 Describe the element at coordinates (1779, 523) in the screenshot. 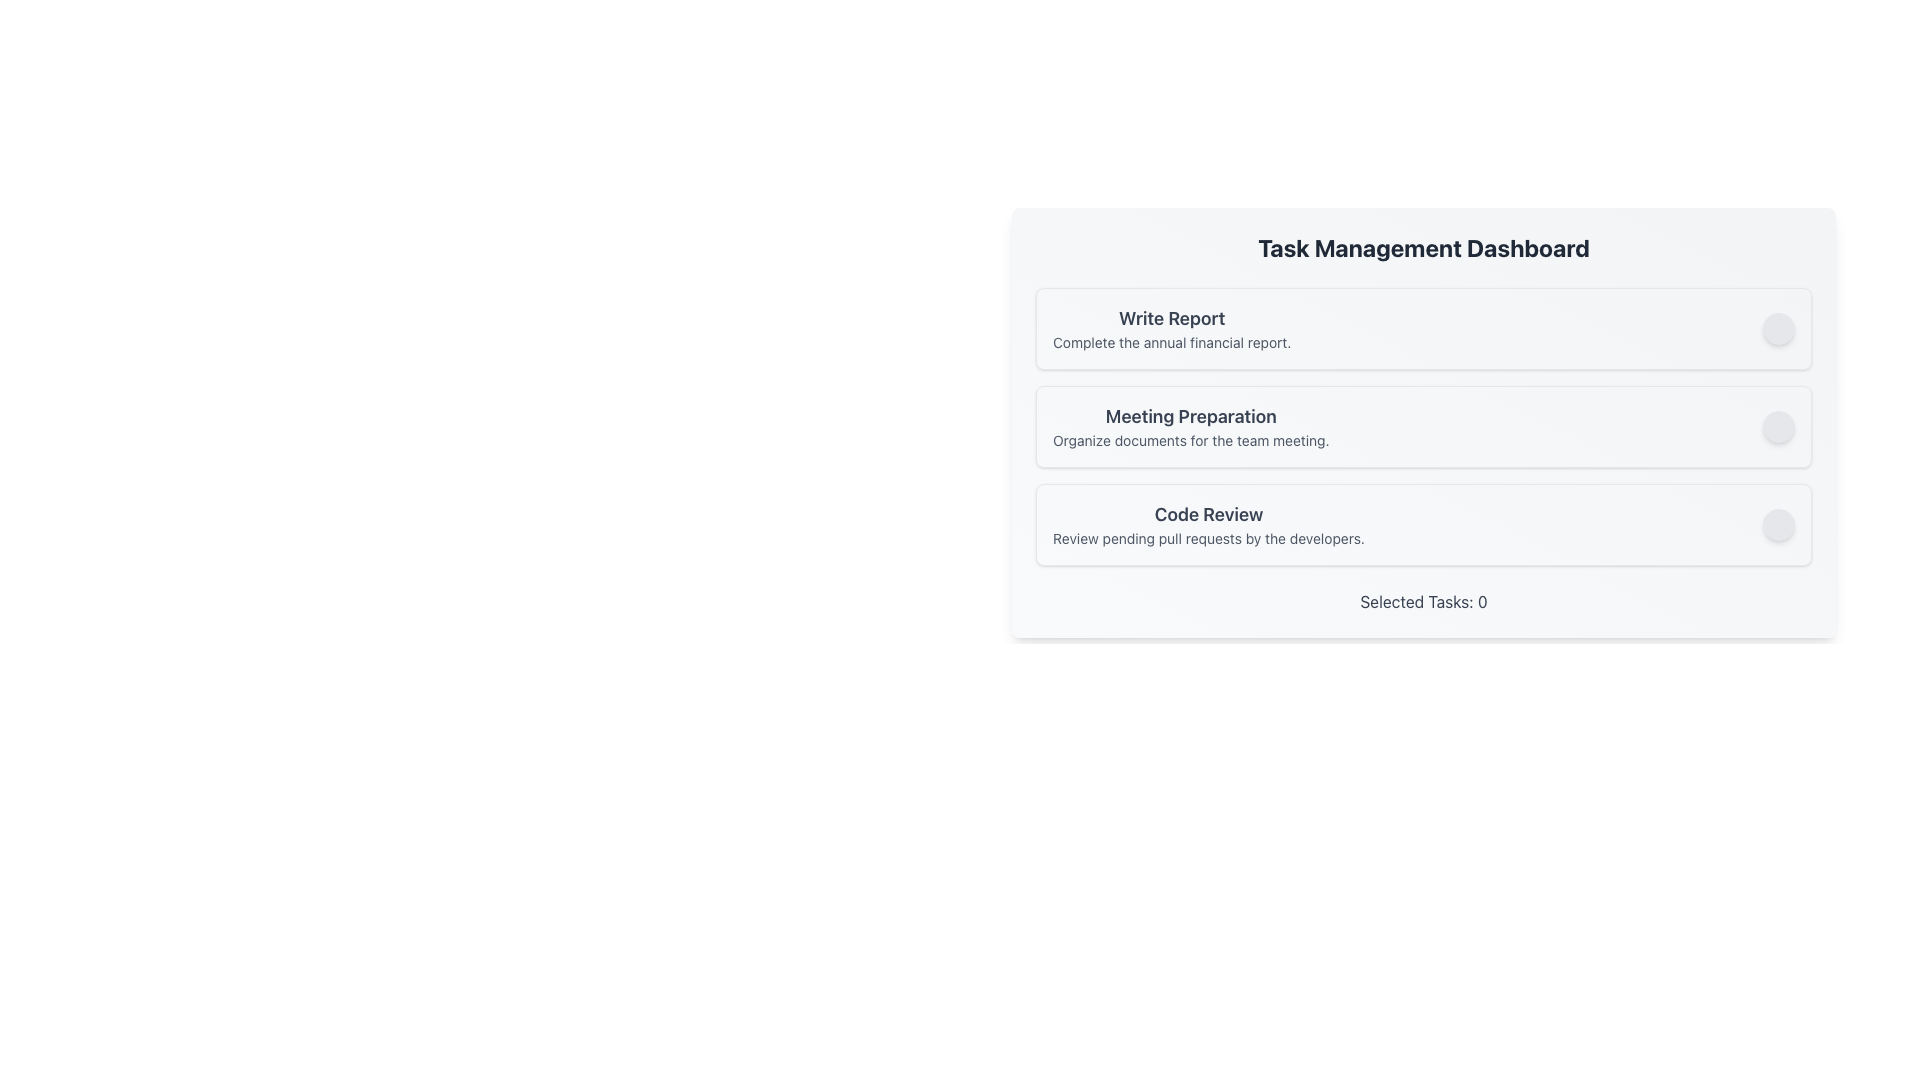

I see `the small circular button with a light gray background and a darker gray border located within the 'Code Review' task entry` at that location.